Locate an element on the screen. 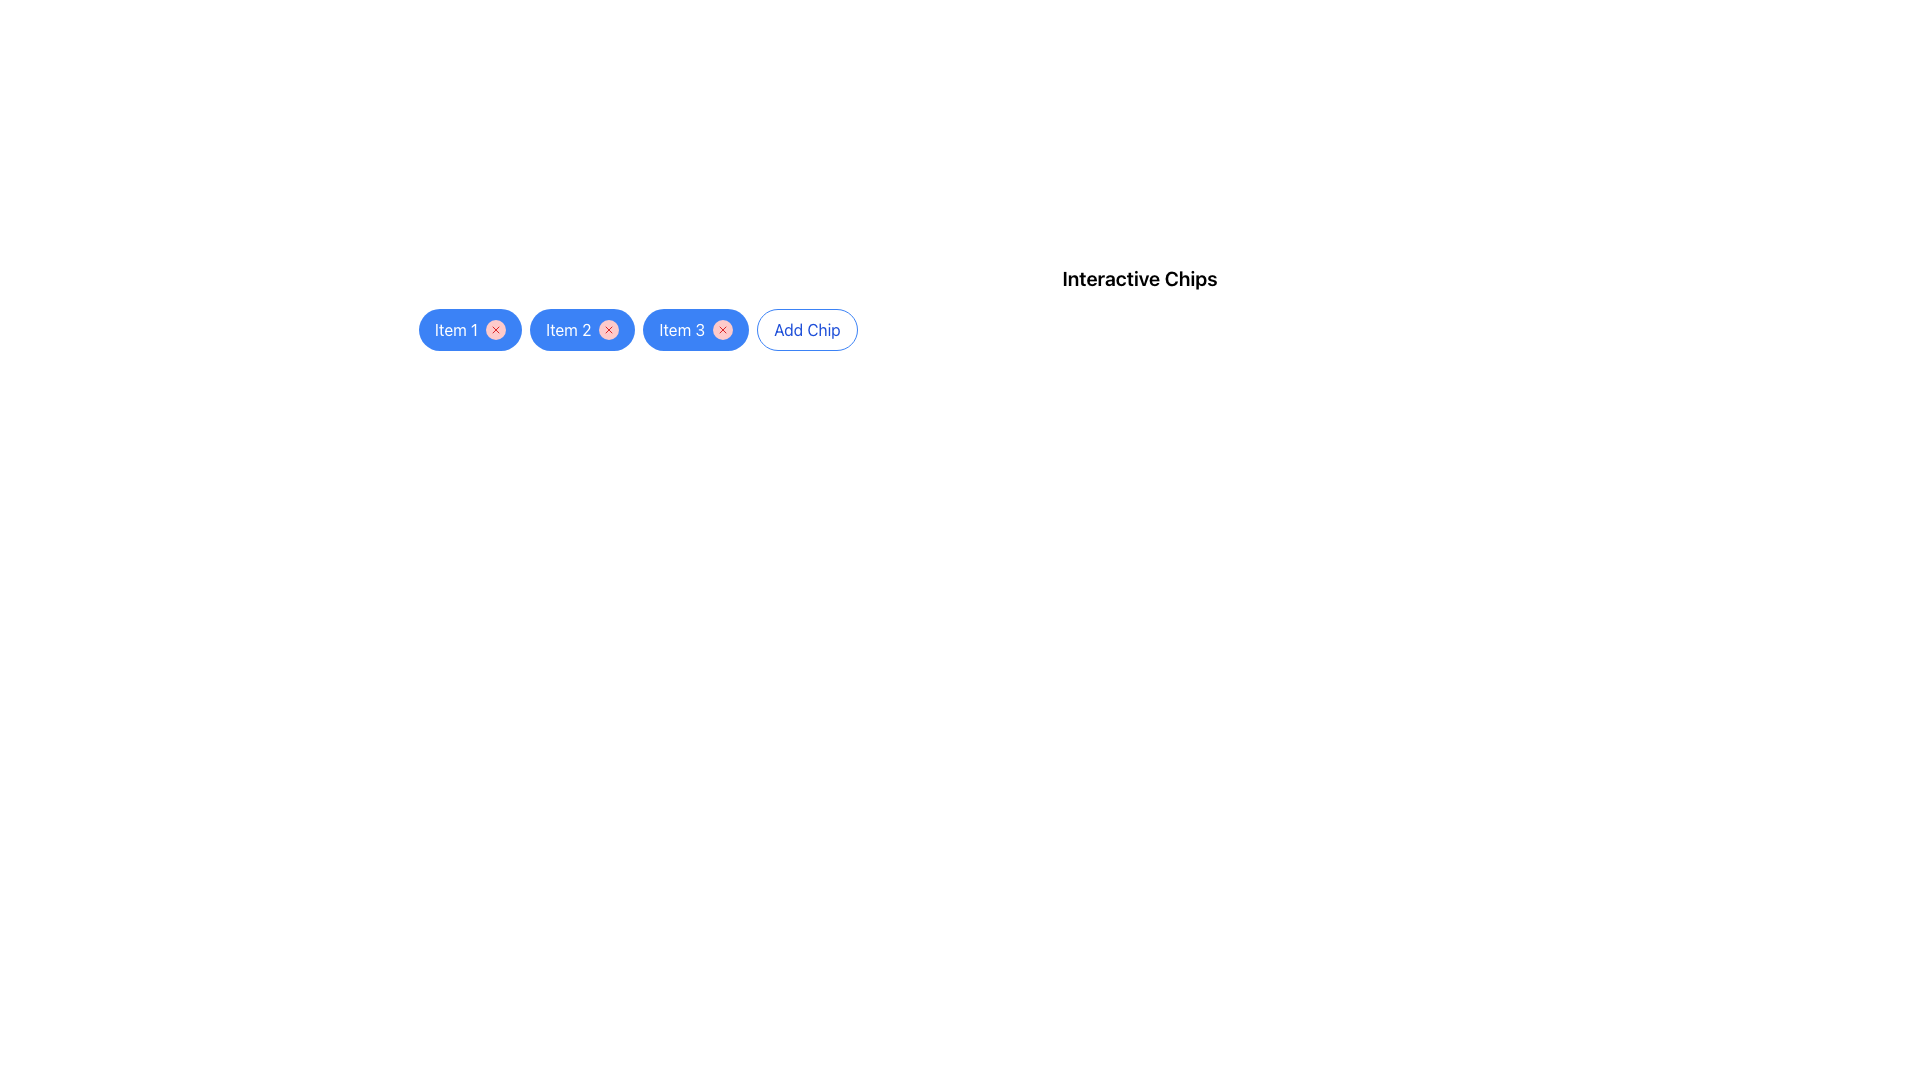 This screenshot has width=1920, height=1080. the delete button associated with the 'Item 2' chip to interact with it is located at coordinates (608, 329).